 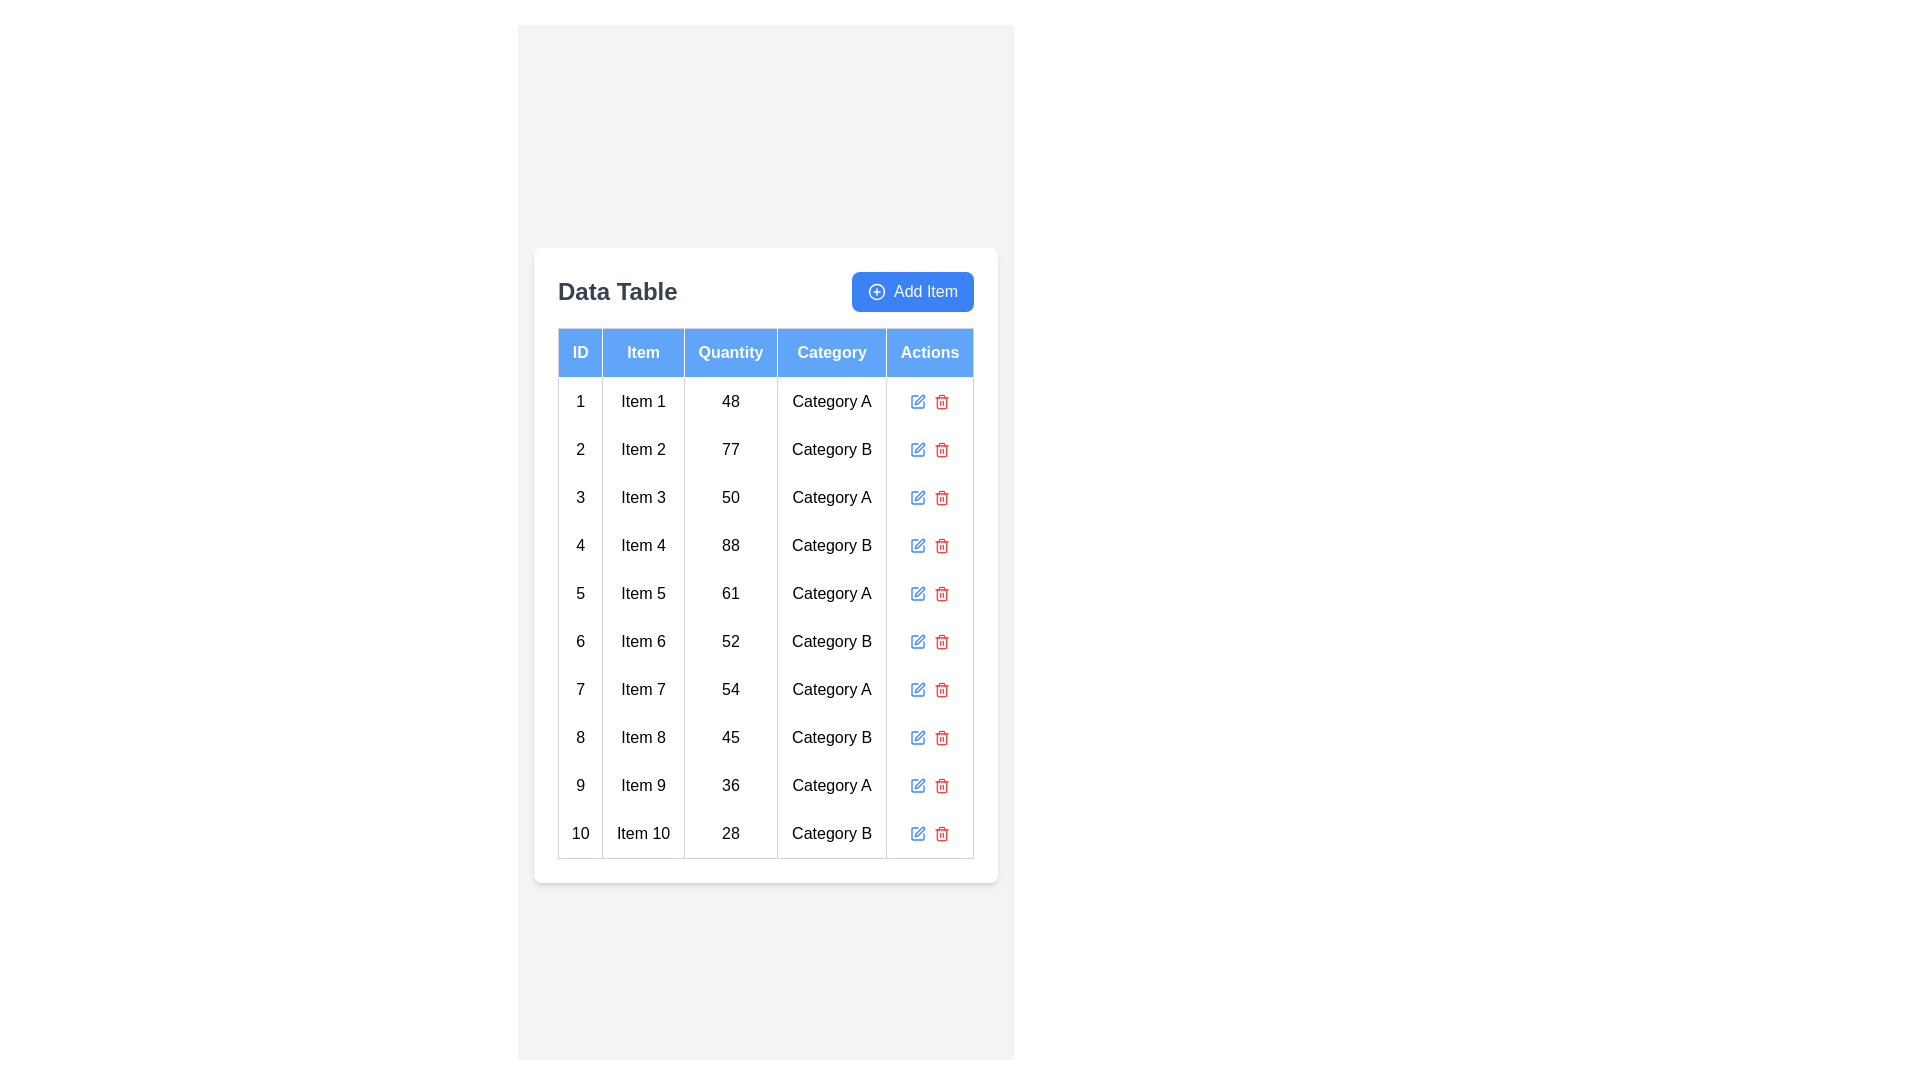 What do you see at coordinates (929, 592) in the screenshot?
I see `the red delete icon in the horizontal group of interactive icons within the 'Actions' column of the data table for 'Item 5'` at bounding box center [929, 592].